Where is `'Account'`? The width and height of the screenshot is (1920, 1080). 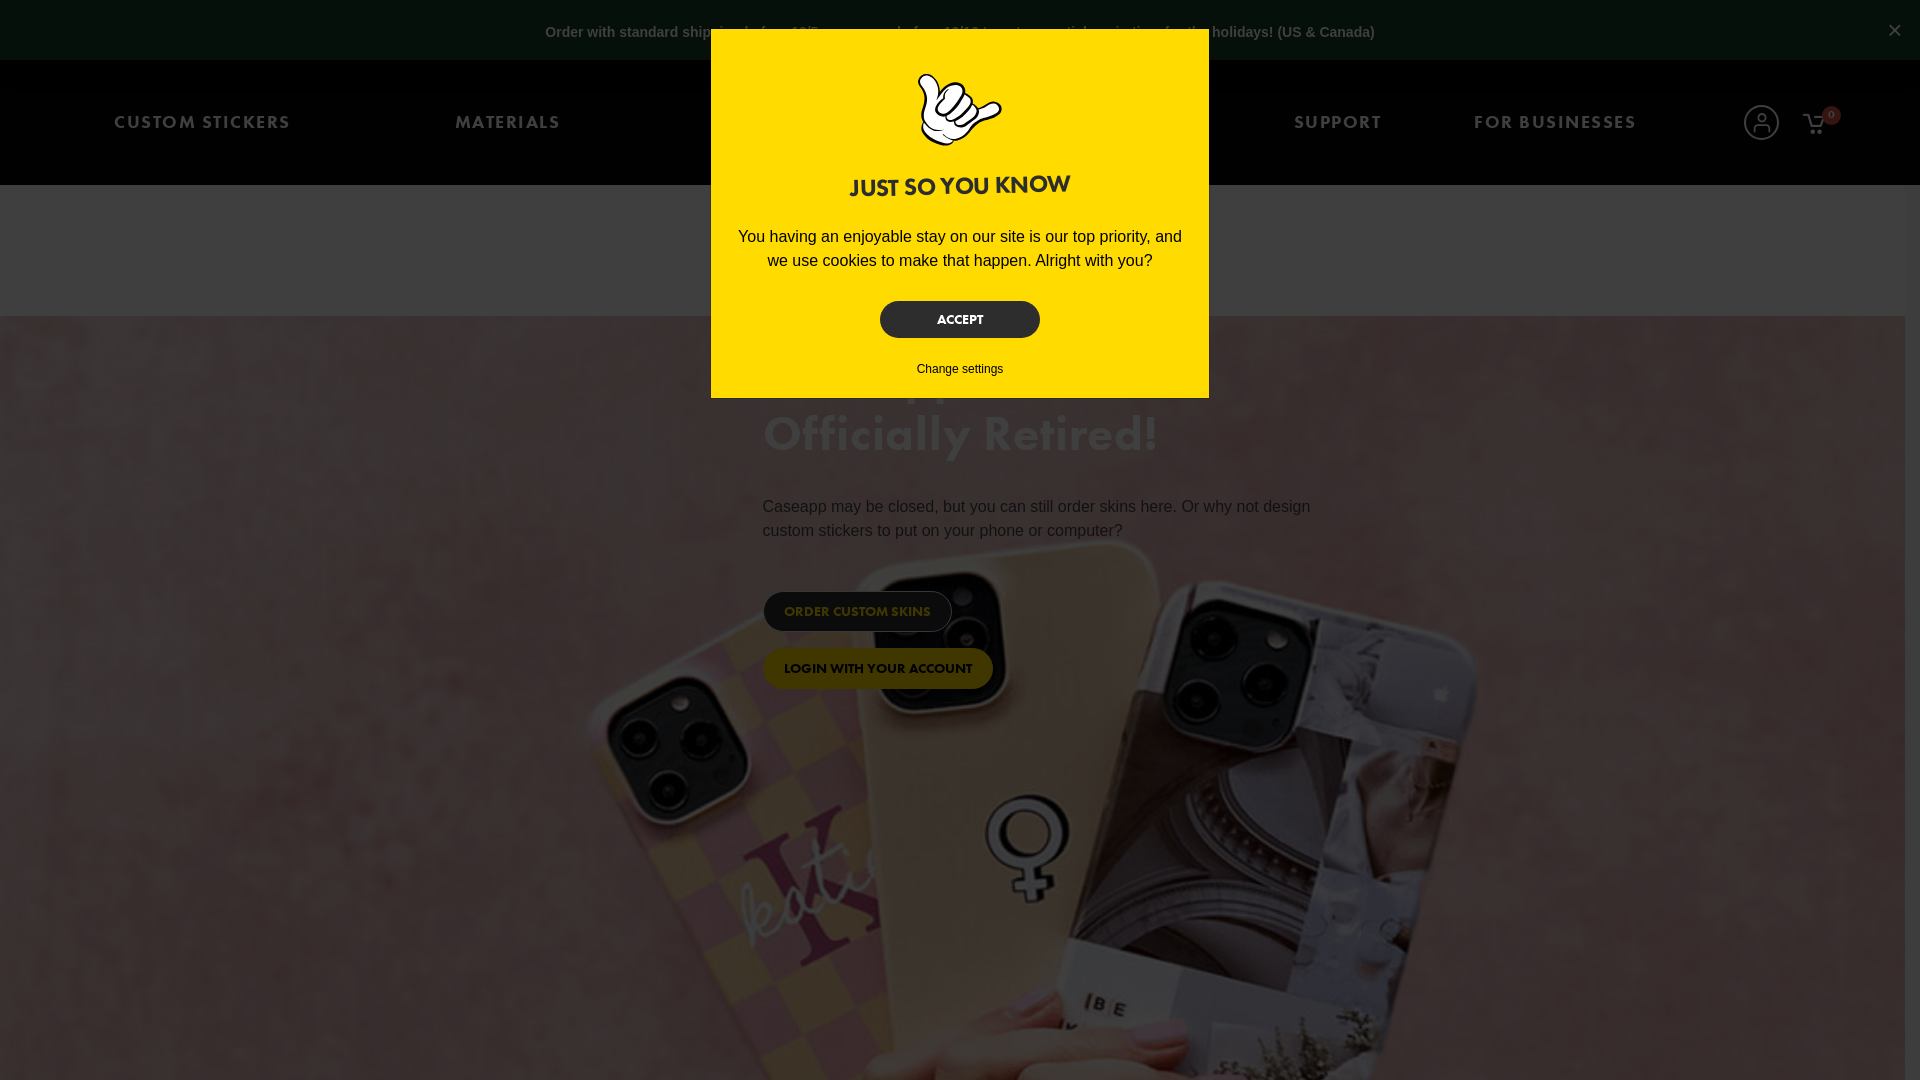
'Account' is located at coordinates (1762, 123).